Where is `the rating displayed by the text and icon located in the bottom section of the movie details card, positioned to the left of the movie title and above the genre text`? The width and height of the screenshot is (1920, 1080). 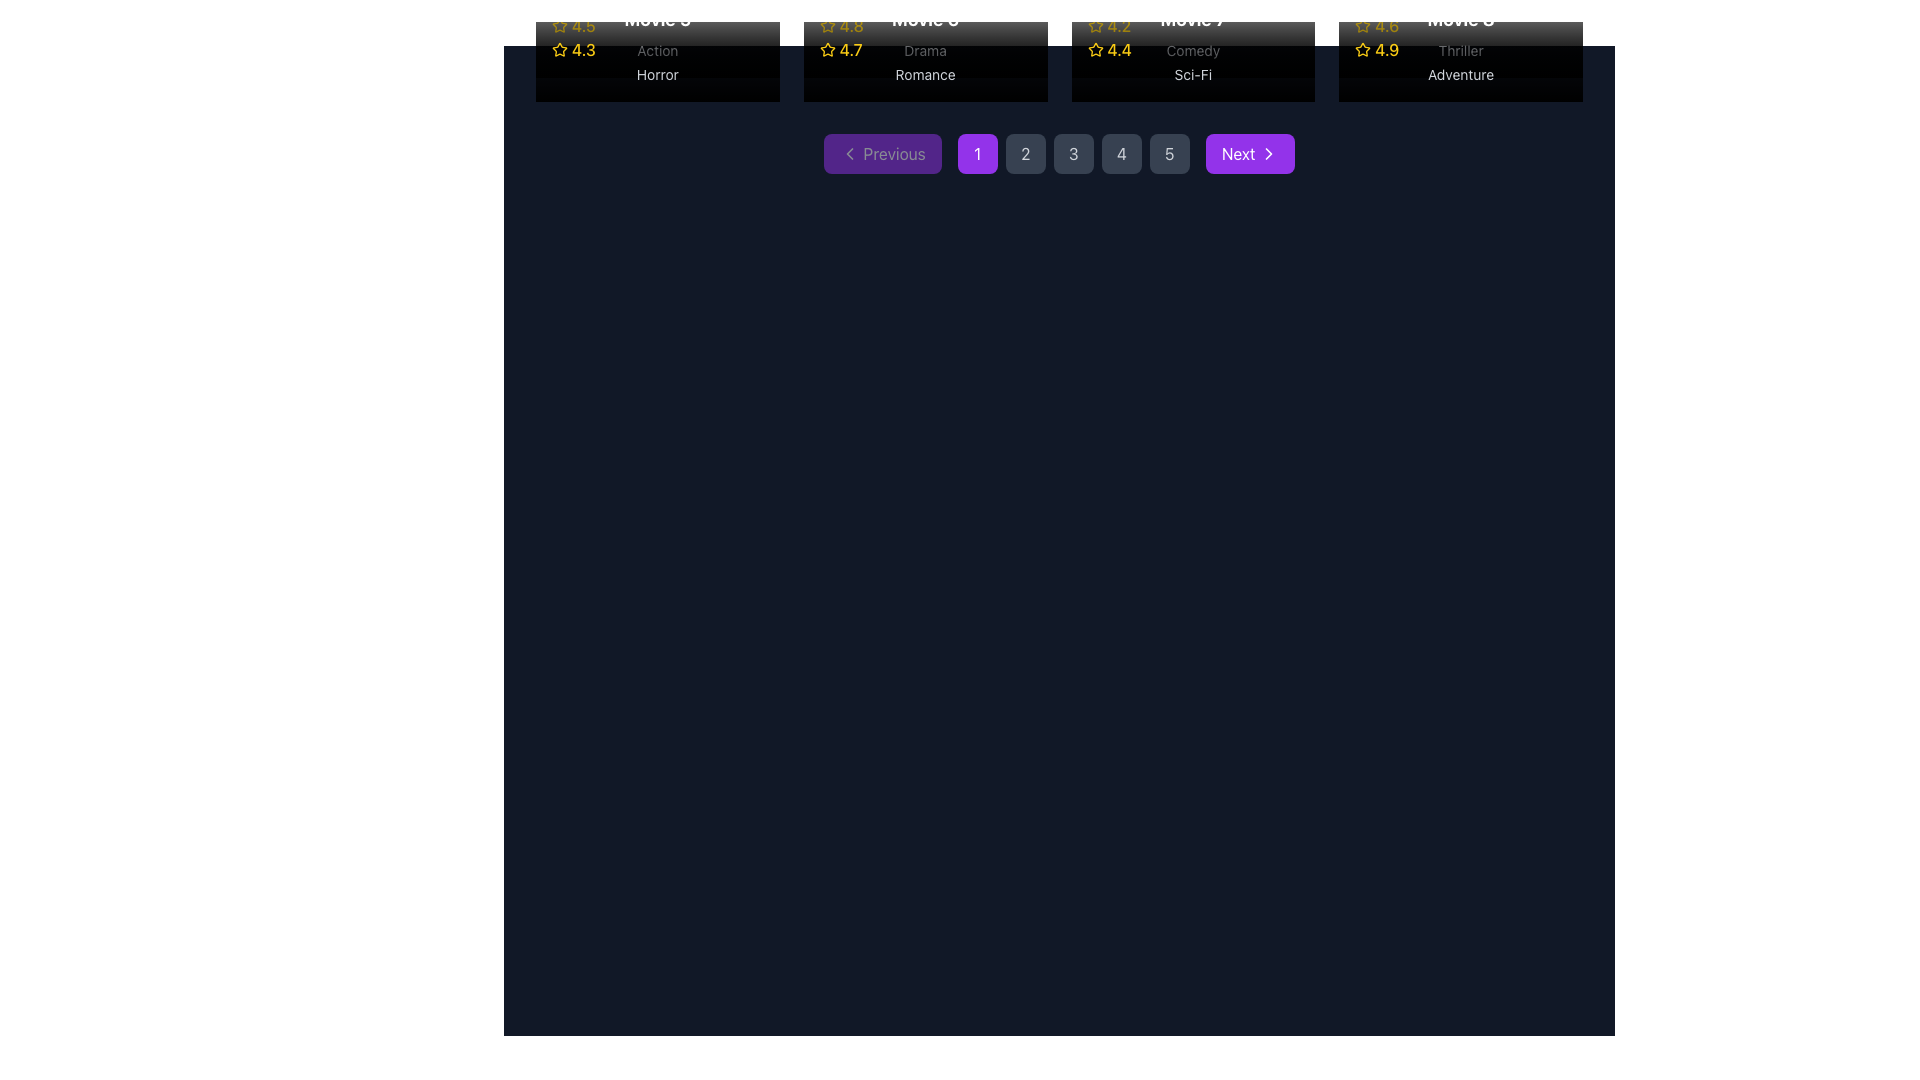 the rating displayed by the text and icon located in the bottom section of the movie details card, positioned to the left of the movie title and above the genre text is located at coordinates (657, 26).